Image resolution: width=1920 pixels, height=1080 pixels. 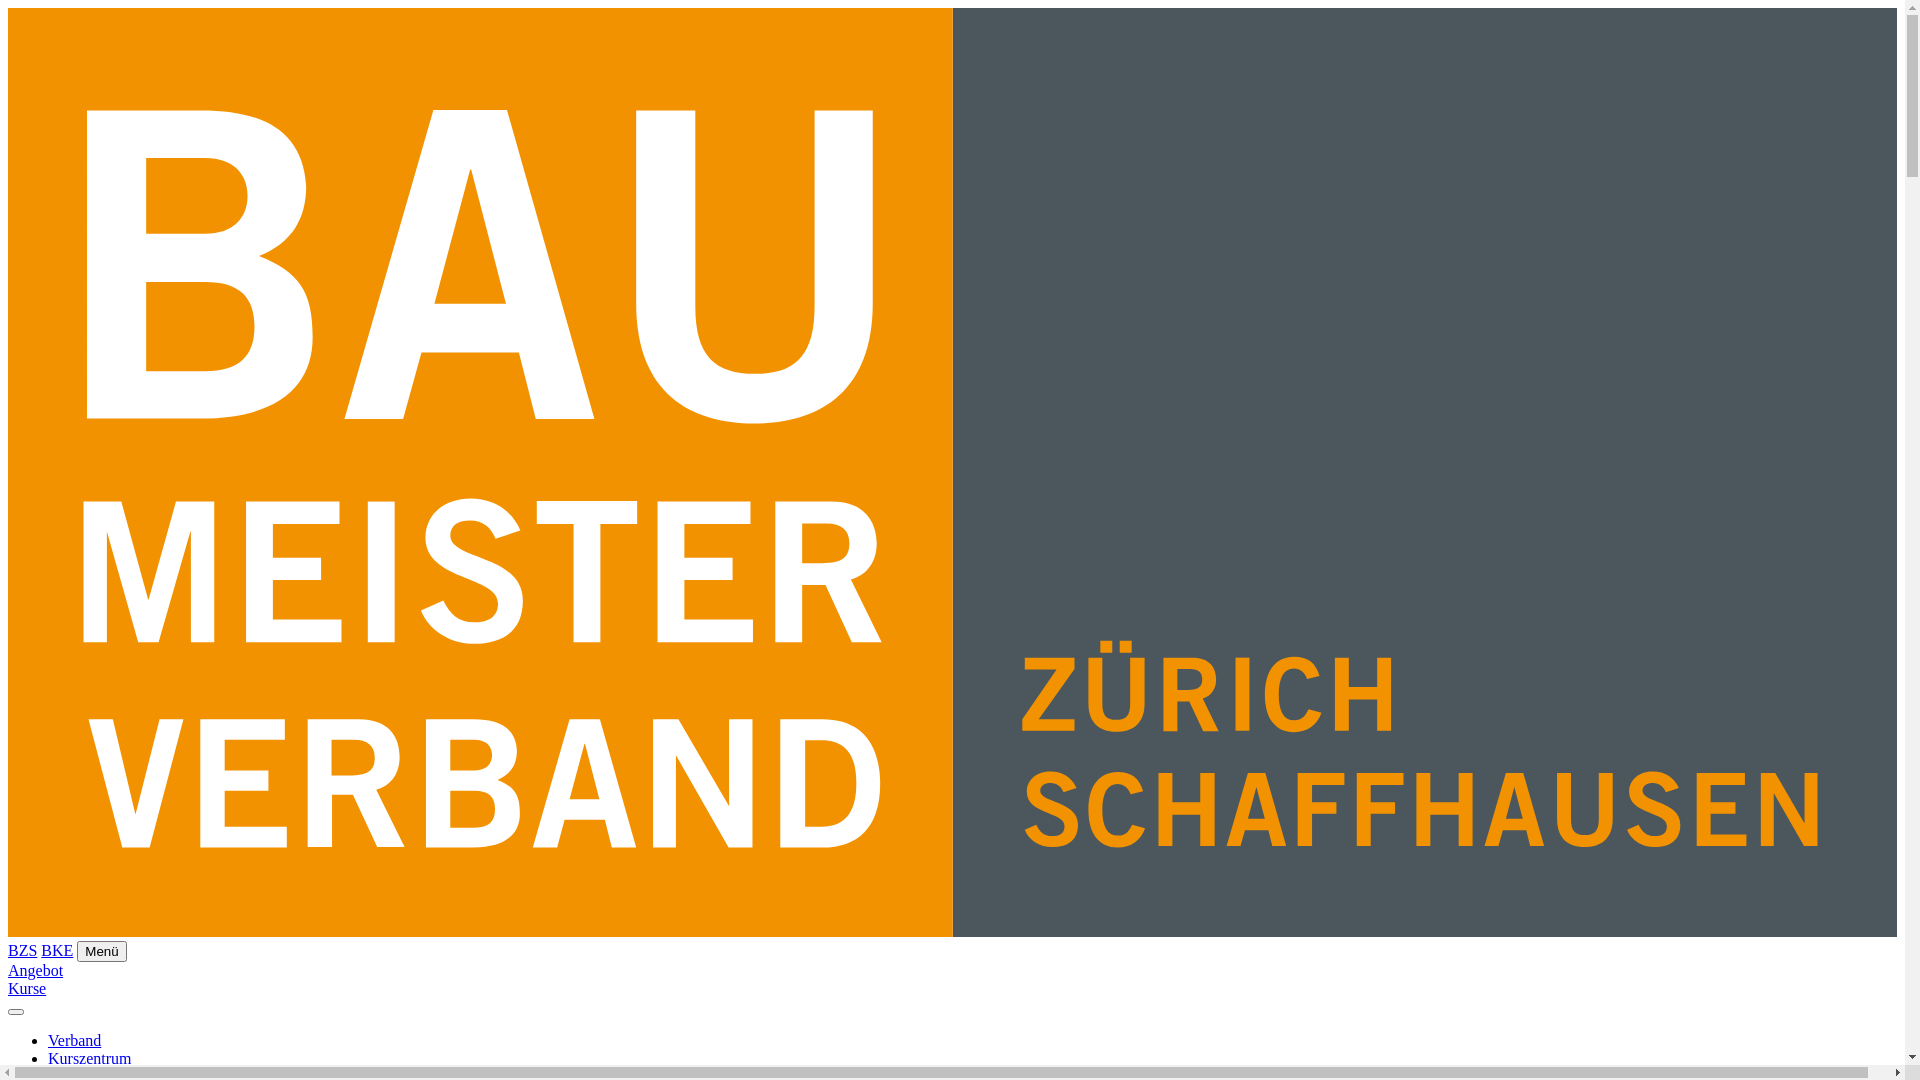 I want to click on 'Angebot, so click(x=8, y=978).